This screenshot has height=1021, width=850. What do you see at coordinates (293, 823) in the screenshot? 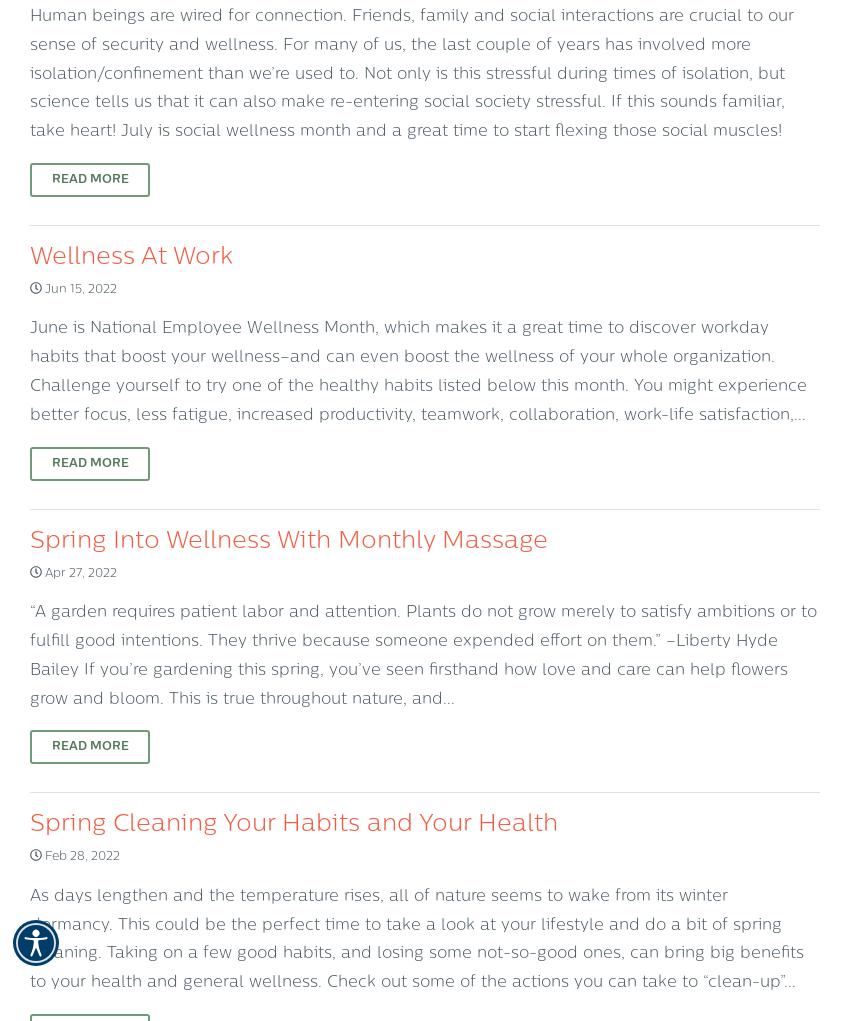
I see `'Spring Cleaning Your Habits and Your Health'` at bounding box center [293, 823].